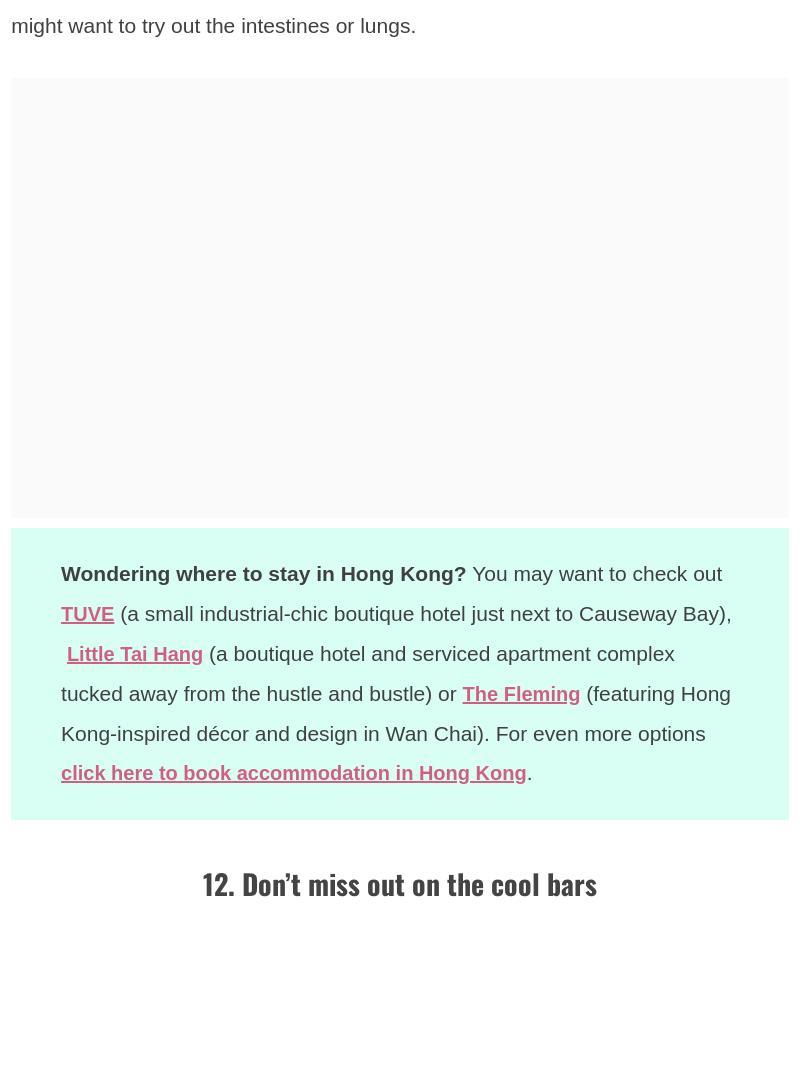 This screenshot has width=800, height=1069. What do you see at coordinates (138, 651) in the screenshot?
I see `'Little Tai Hang'` at bounding box center [138, 651].